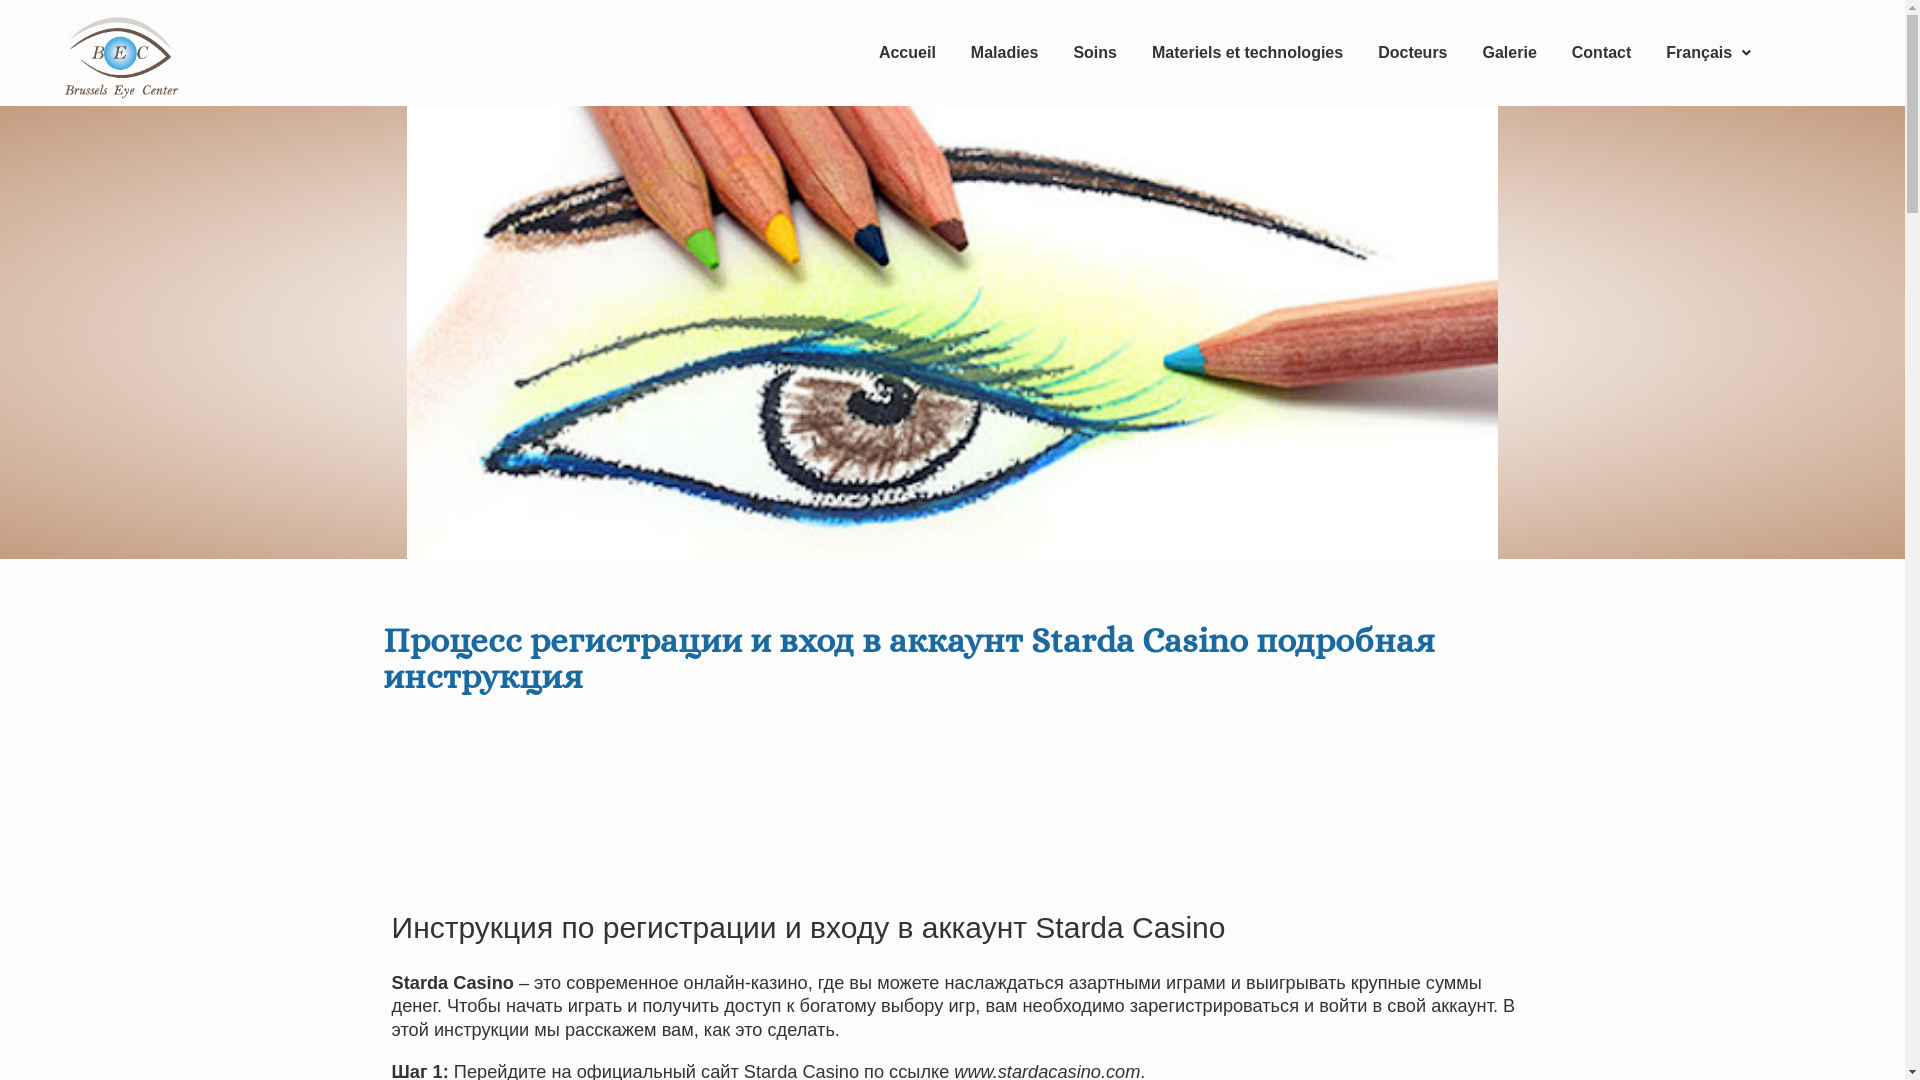  What do you see at coordinates (953, 52) in the screenshot?
I see `'Maladies'` at bounding box center [953, 52].